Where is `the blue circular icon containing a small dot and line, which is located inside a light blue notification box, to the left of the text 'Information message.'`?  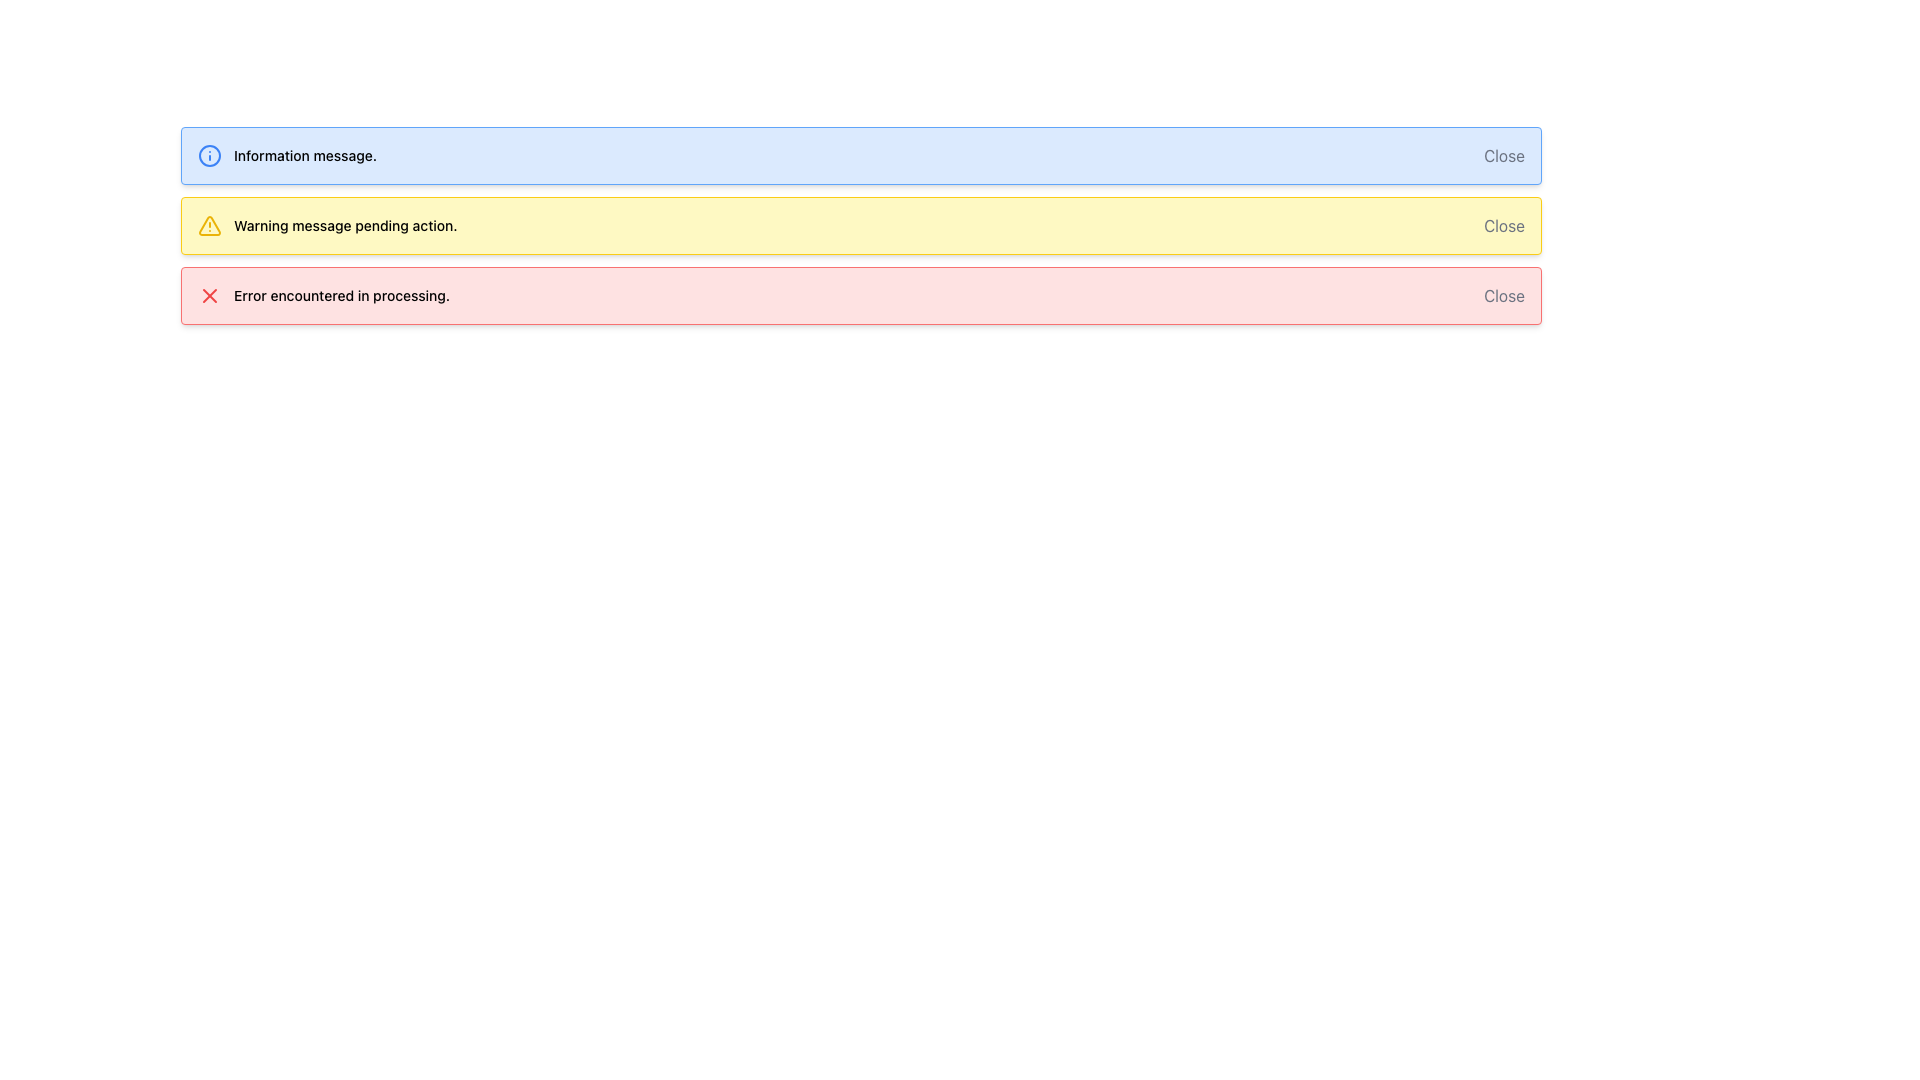 the blue circular icon containing a small dot and line, which is located inside a light blue notification box, to the left of the text 'Information message.' is located at coordinates (210, 154).